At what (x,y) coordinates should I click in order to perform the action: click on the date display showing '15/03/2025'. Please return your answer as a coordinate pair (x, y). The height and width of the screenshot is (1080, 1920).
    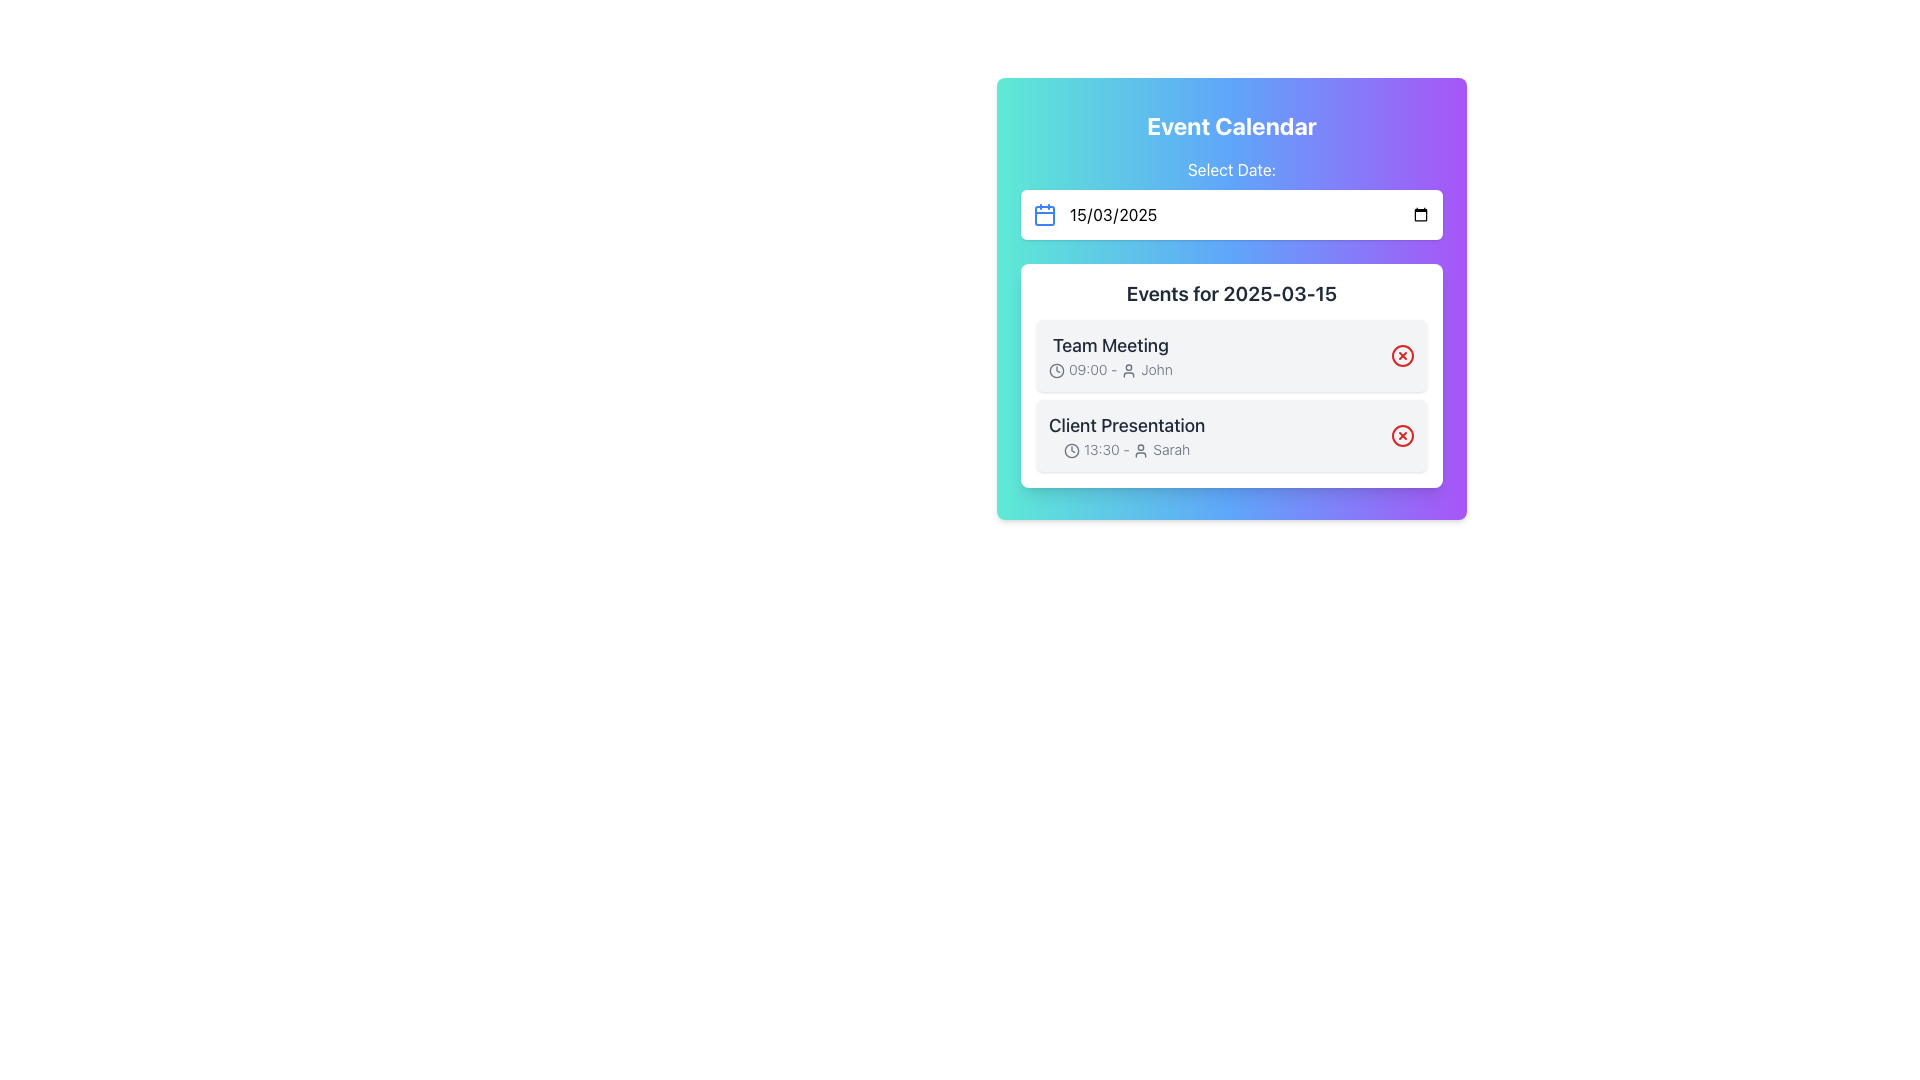
    Looking at the image, I should click on (1231, 215).